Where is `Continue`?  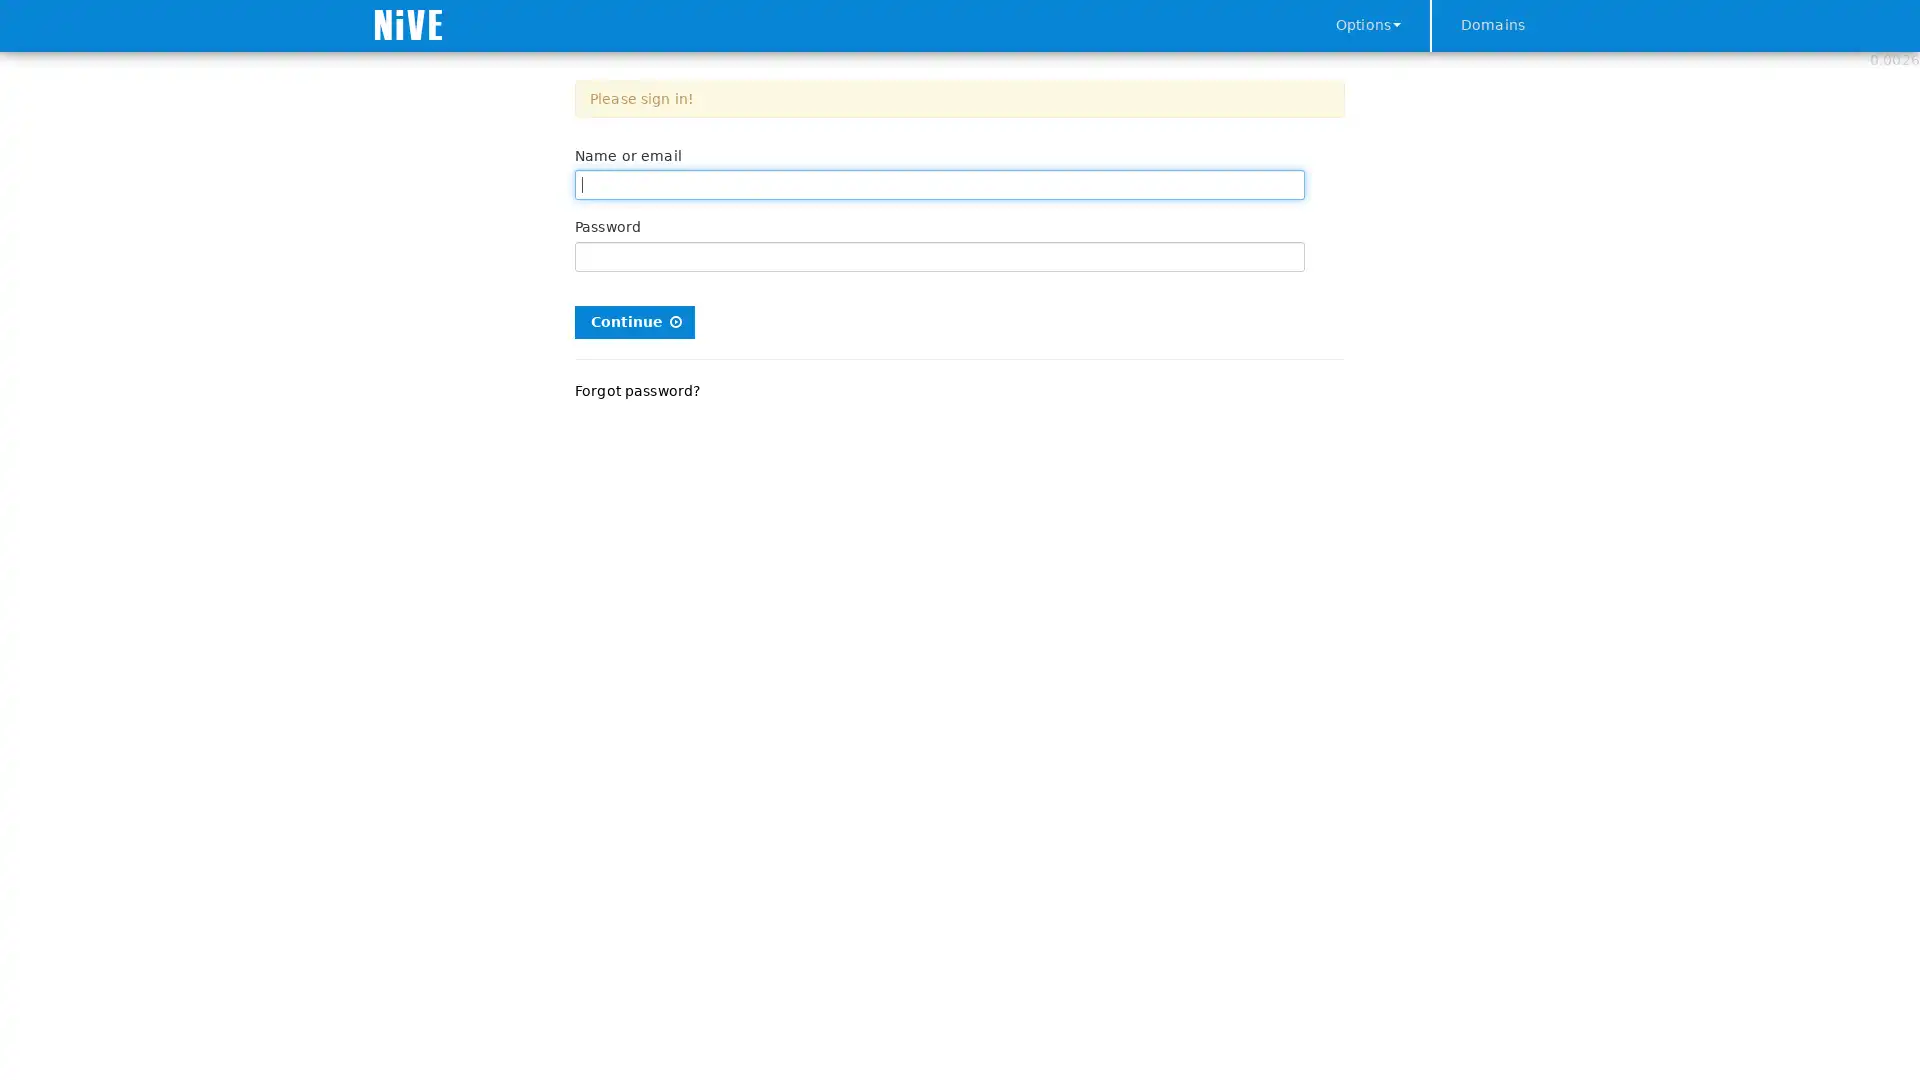
Continue is located at coordinates (633, 320).